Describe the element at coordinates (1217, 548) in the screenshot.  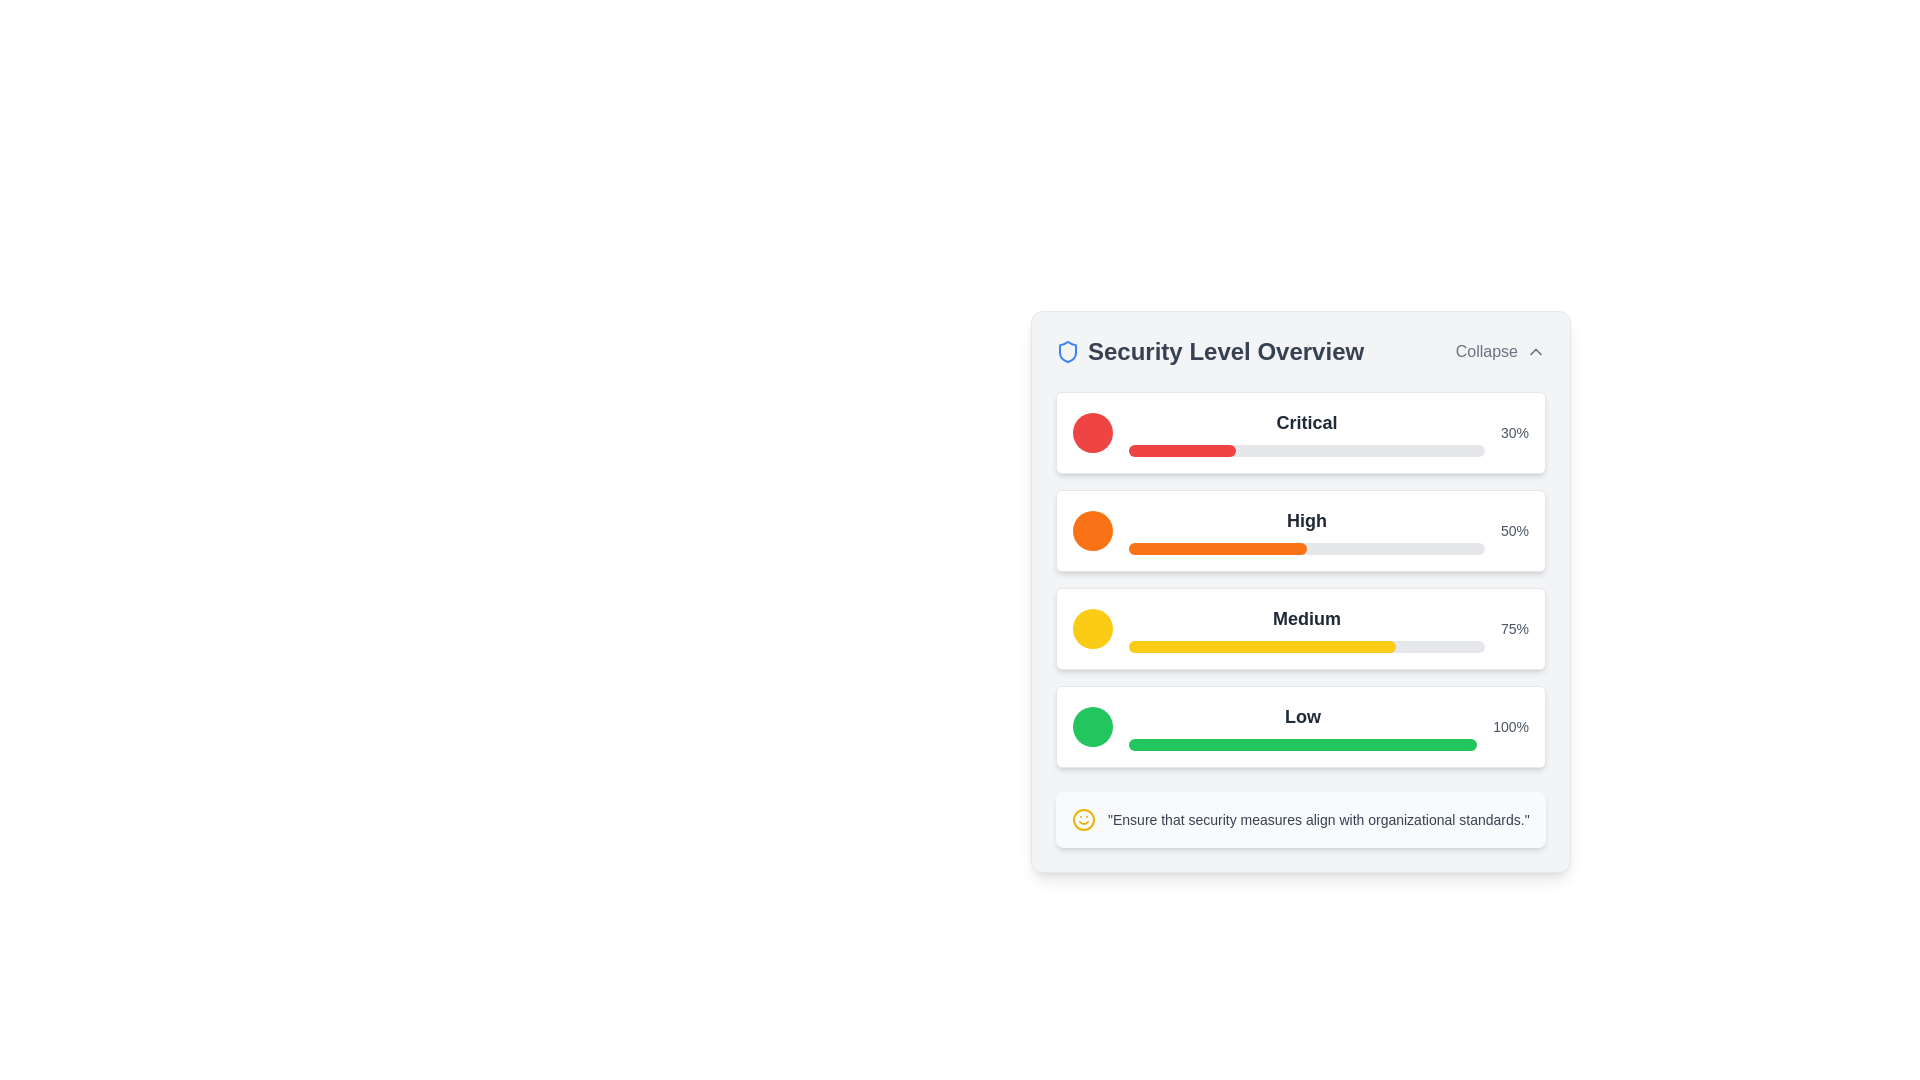
I see `the 'High' security level progress bar segment, which visually represents a 50% completion in the 'Security Level Overview' interface card` at that location.